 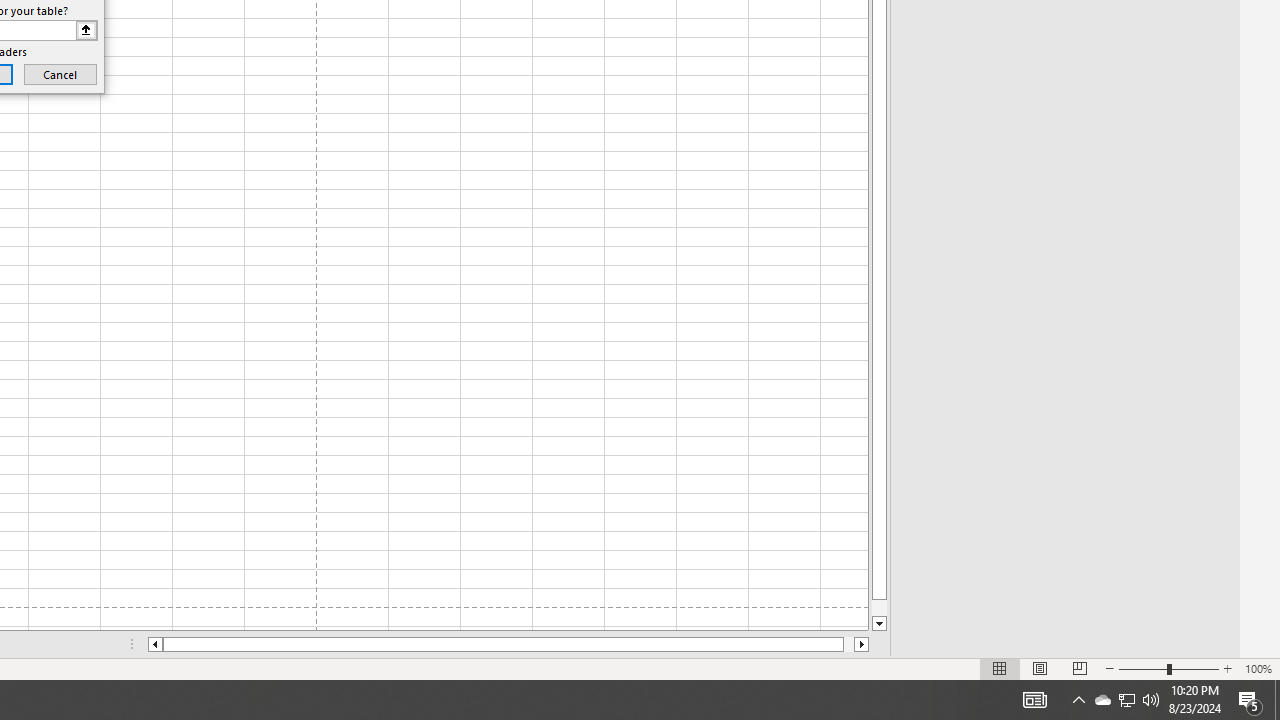 I want to click on 'Zoom', so click(x=1168, y=669).